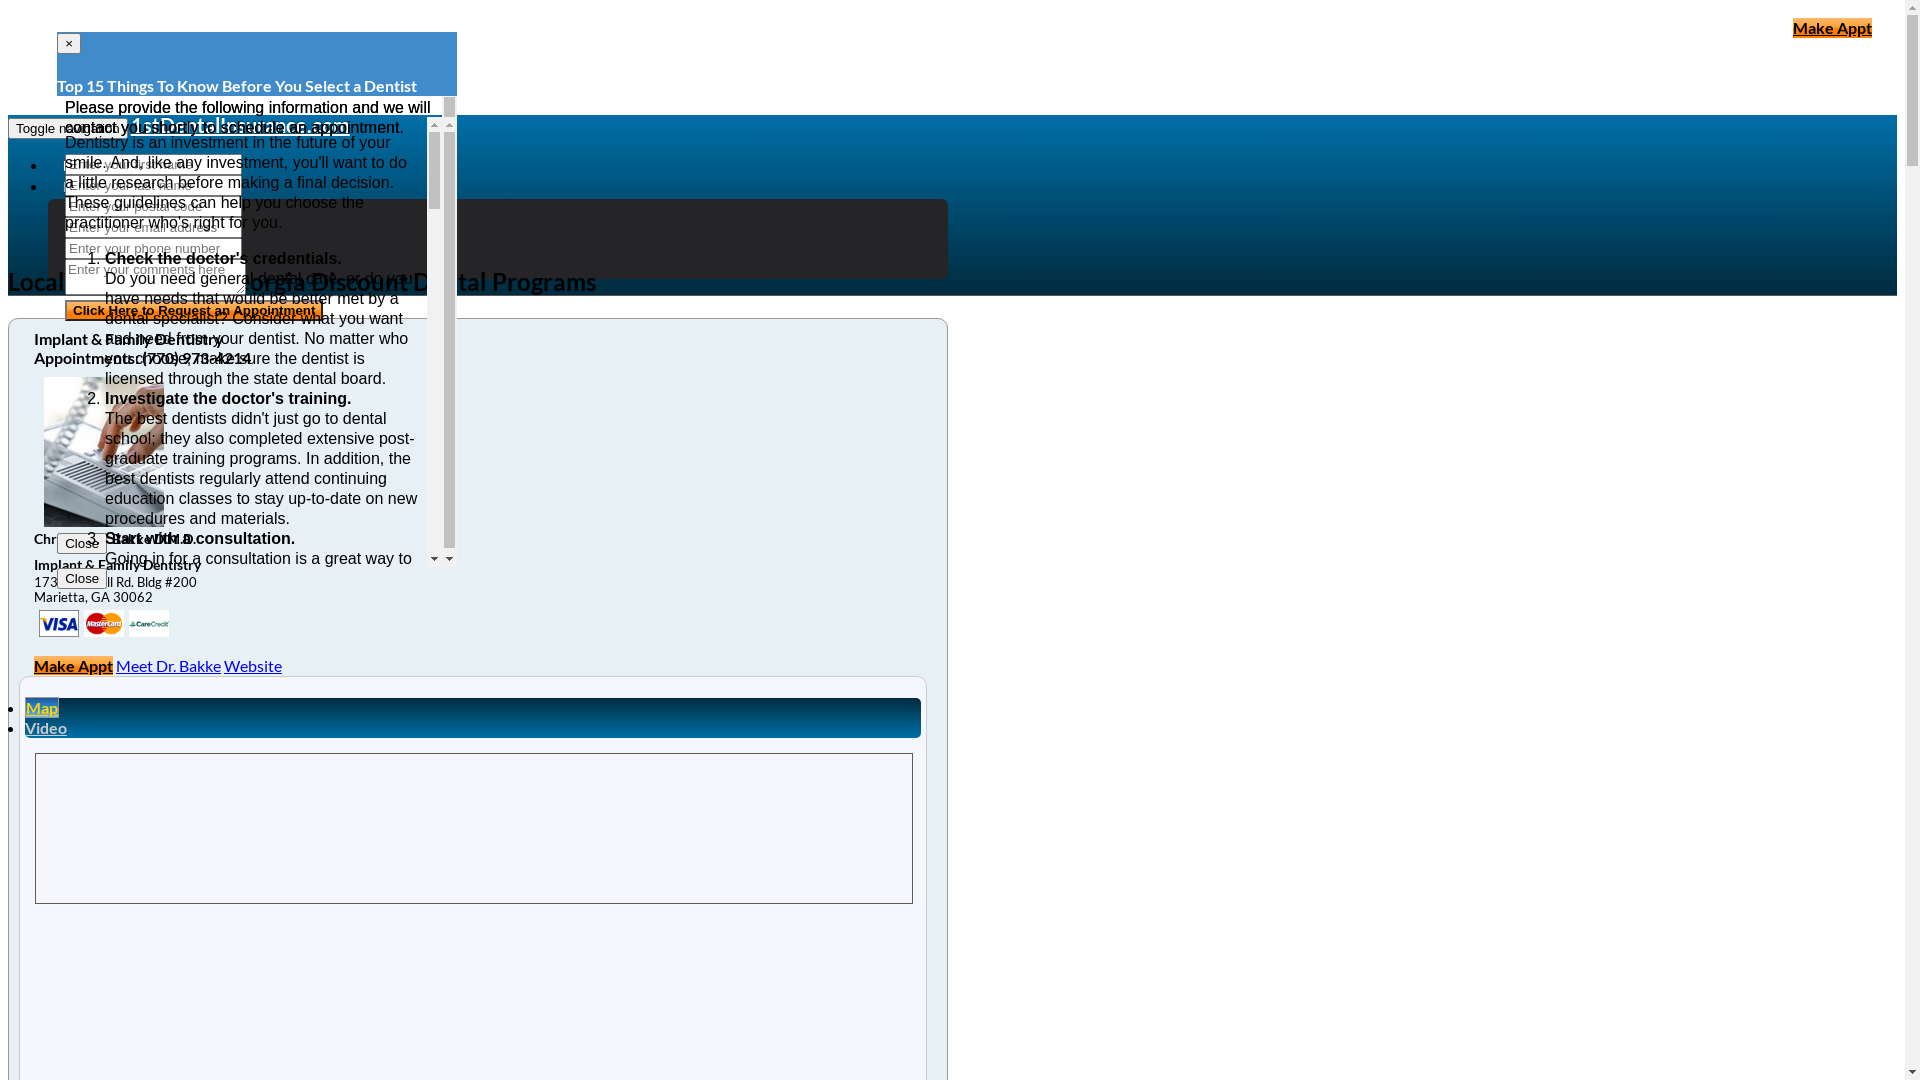 The image size is (1920, 1080). Describe the element at coordinates (80, 164) in the screenshot. I see `'Home'` at that location.